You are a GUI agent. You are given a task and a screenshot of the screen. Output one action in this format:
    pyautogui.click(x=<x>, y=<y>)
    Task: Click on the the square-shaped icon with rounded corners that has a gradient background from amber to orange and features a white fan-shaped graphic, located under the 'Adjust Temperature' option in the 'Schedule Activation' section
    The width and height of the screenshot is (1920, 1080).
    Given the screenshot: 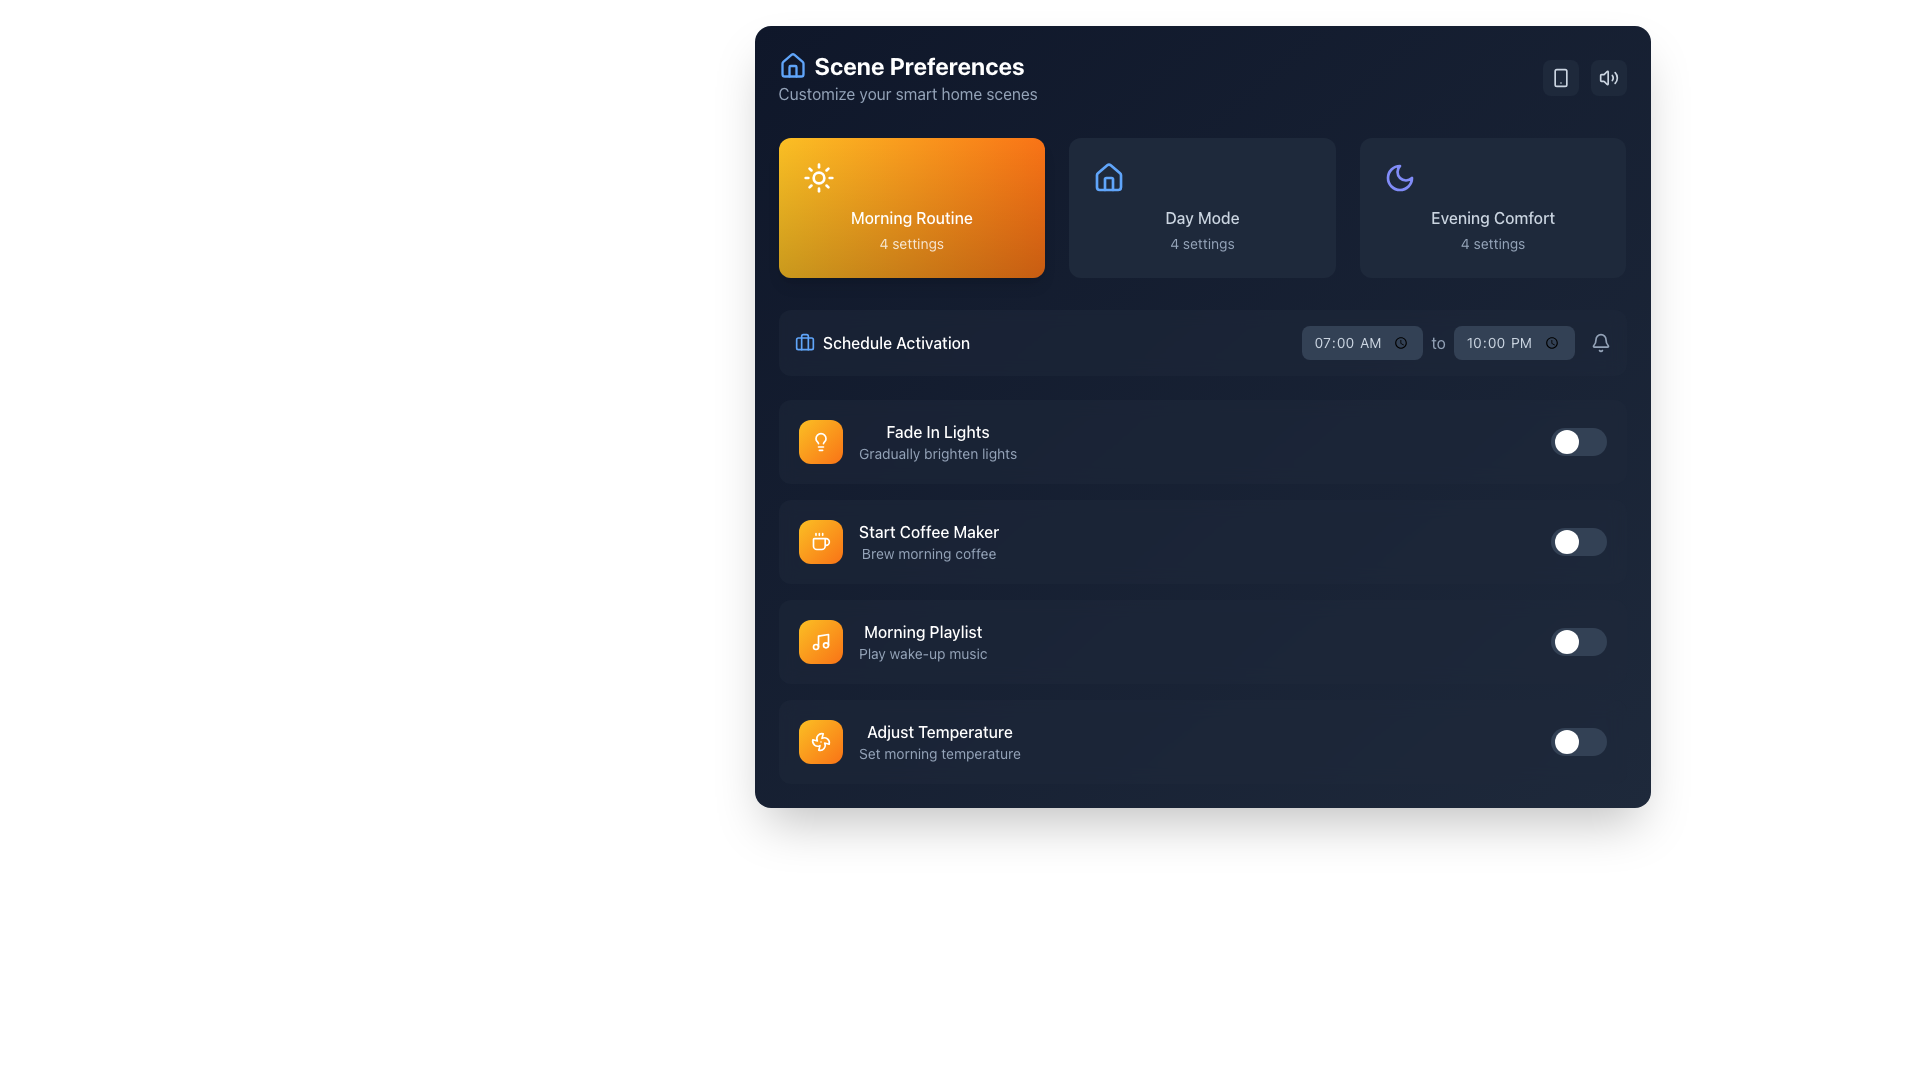 What is the action you would take?
    pyautogui.click(x=820, y=741)
    